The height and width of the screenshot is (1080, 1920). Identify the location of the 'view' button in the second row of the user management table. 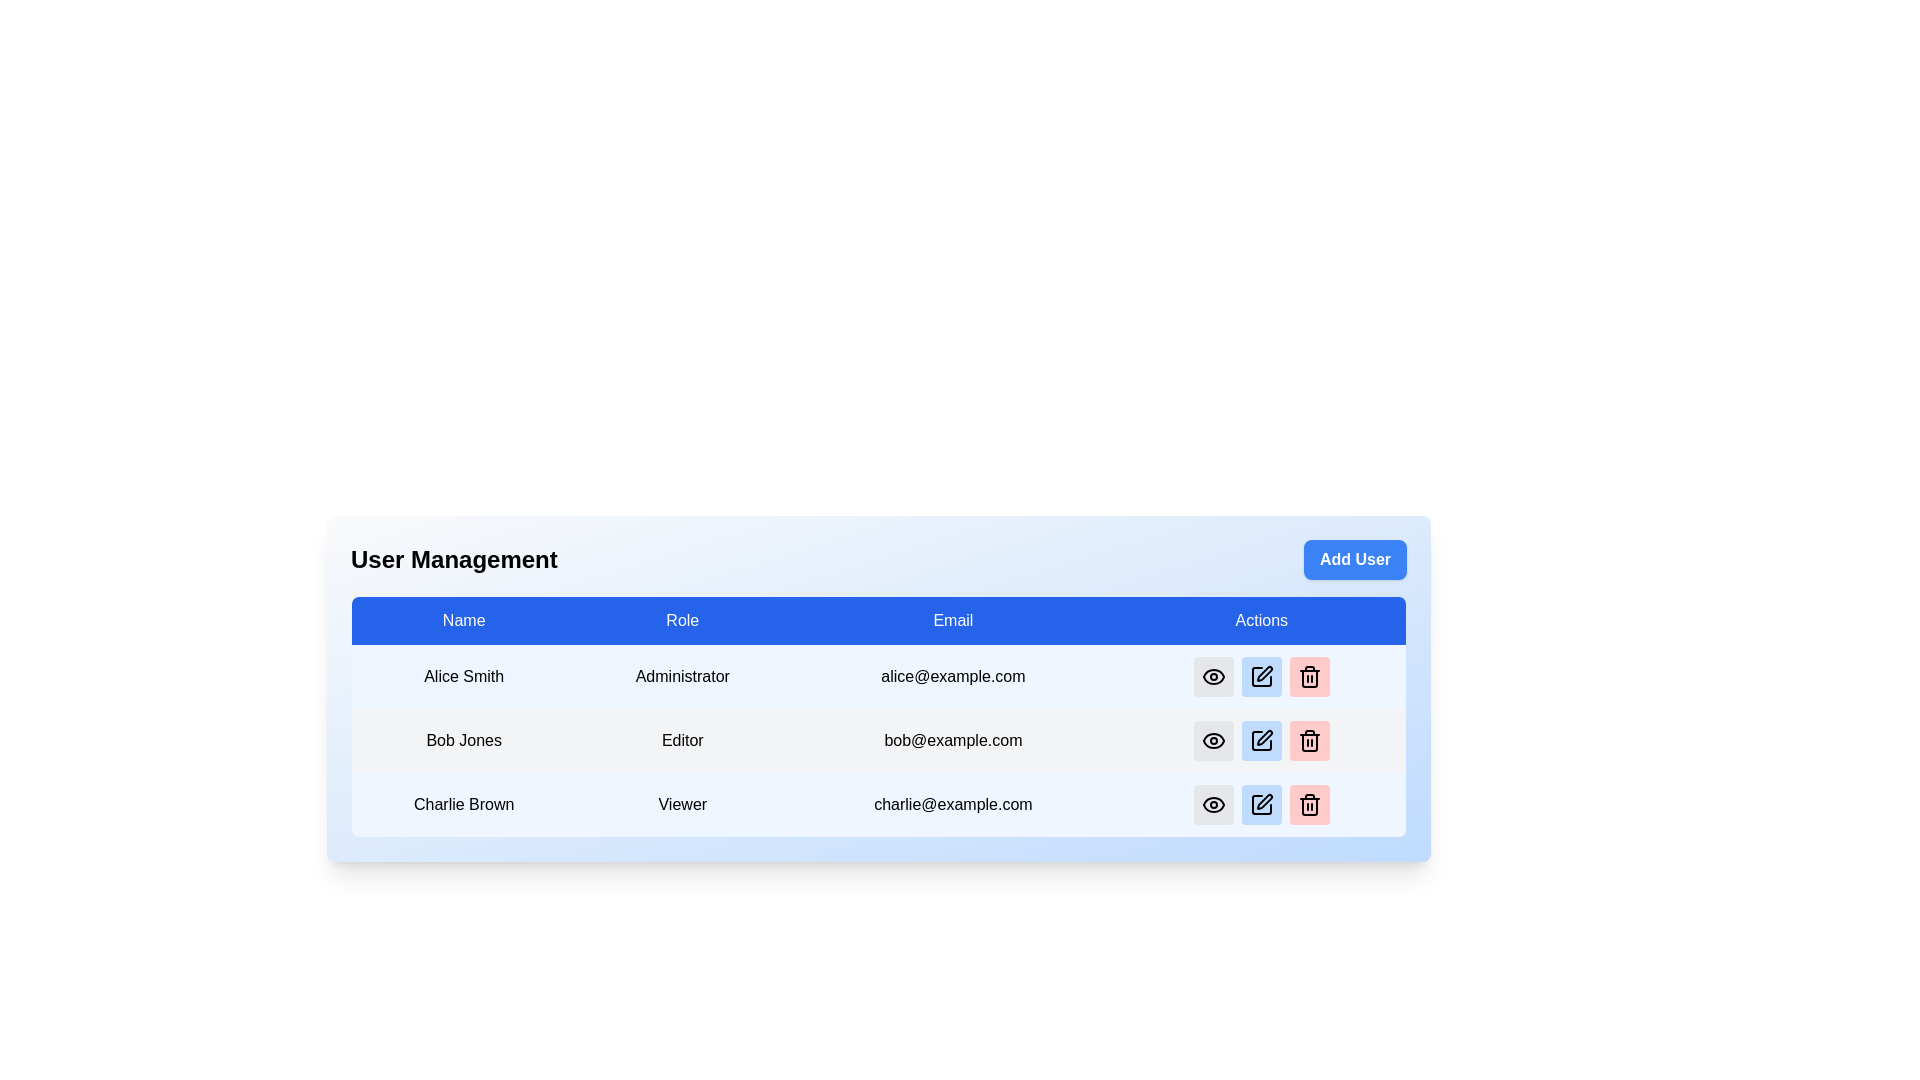
(1212, 740).